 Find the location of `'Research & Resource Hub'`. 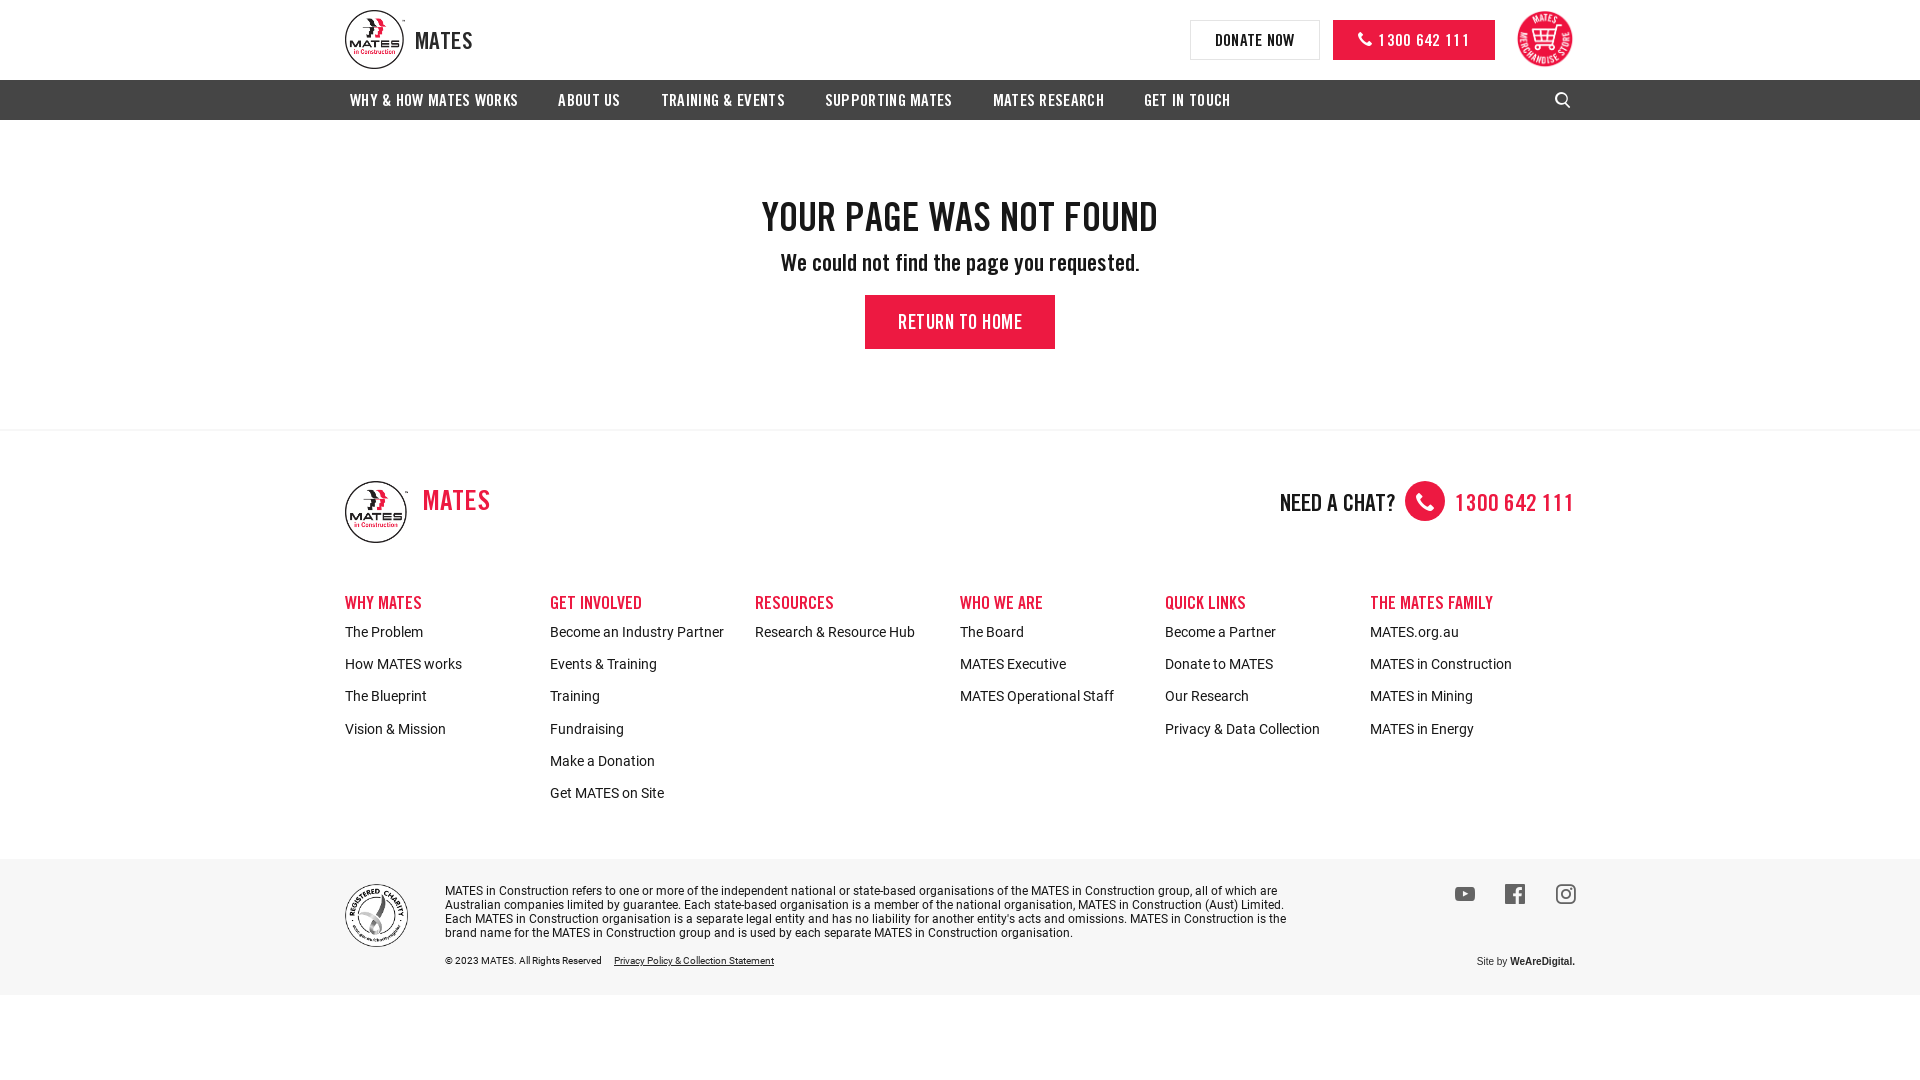

'Research & Resource Hub' is located at coordinates (847, 632).